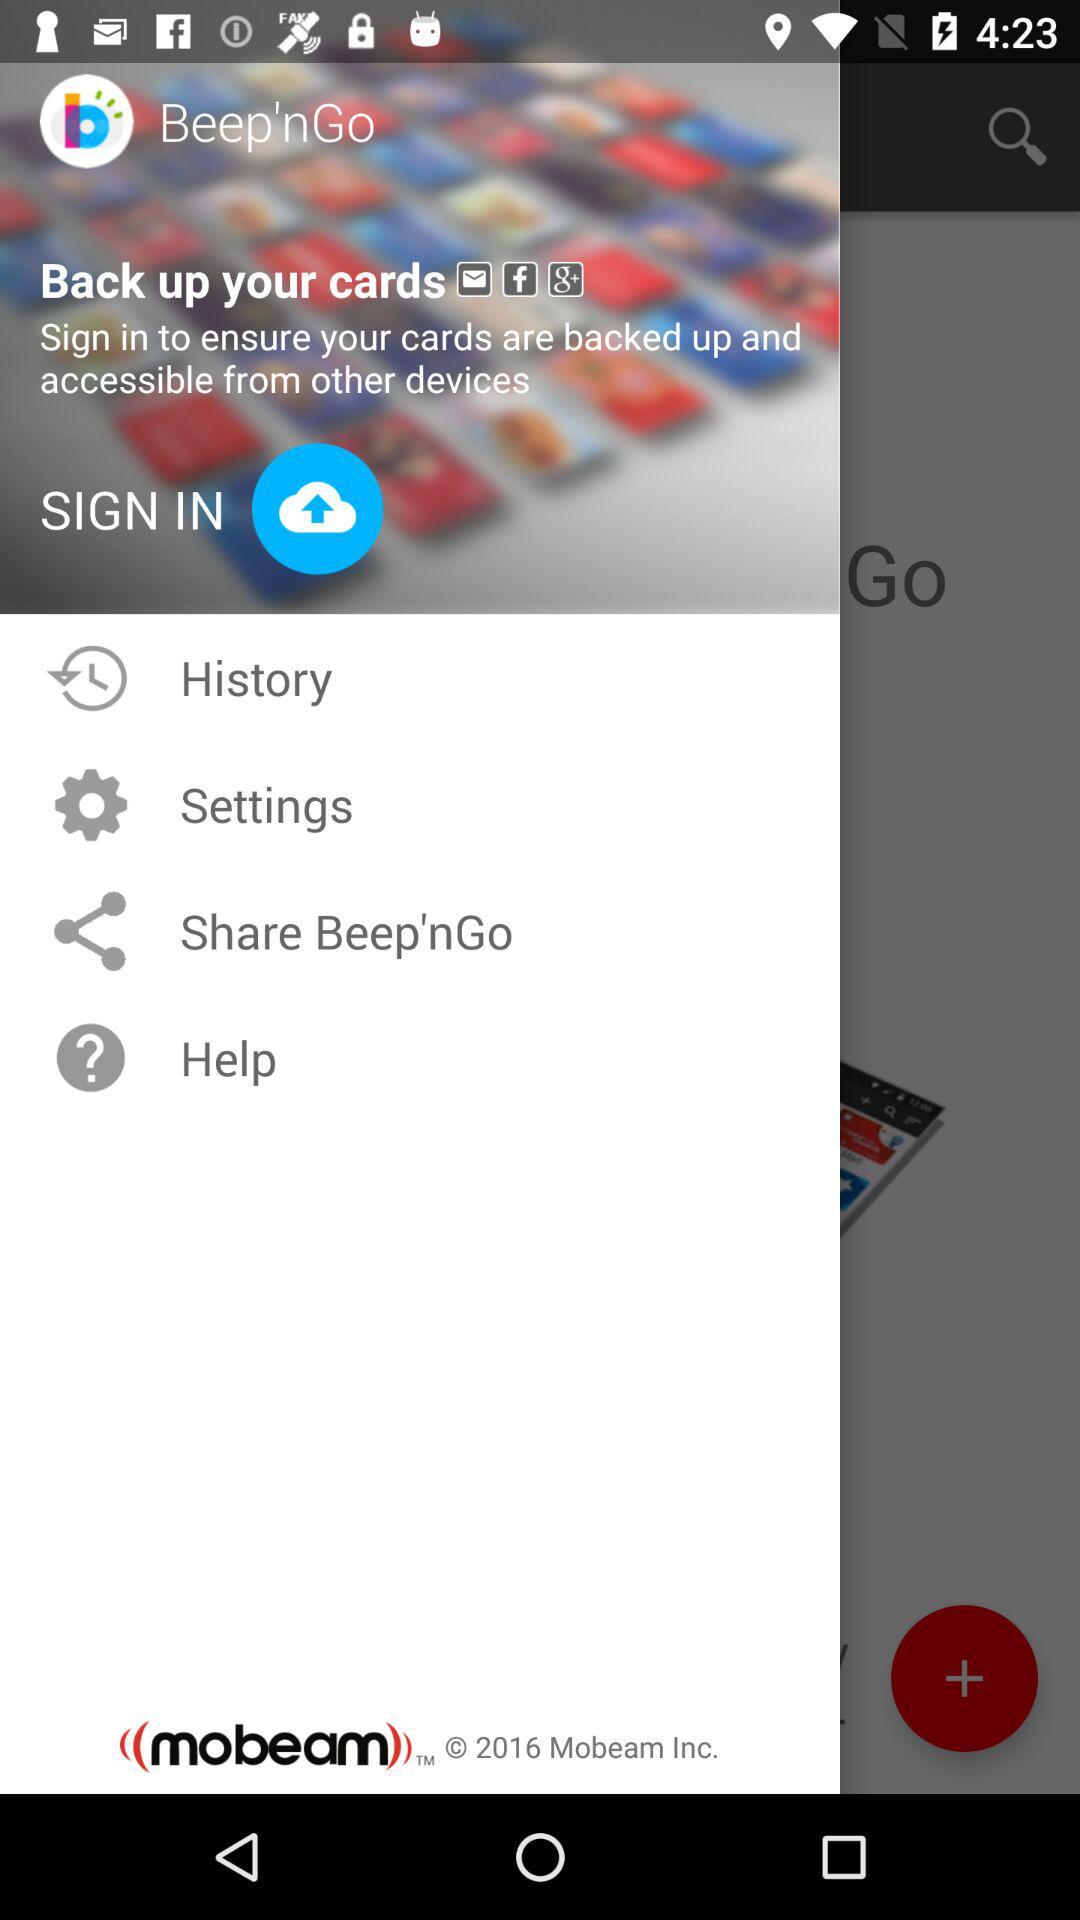 The image size is (1080, 1920). Describe the element at coordinates (963, 1796) in the screenshot. I see `the add icon` at that location.